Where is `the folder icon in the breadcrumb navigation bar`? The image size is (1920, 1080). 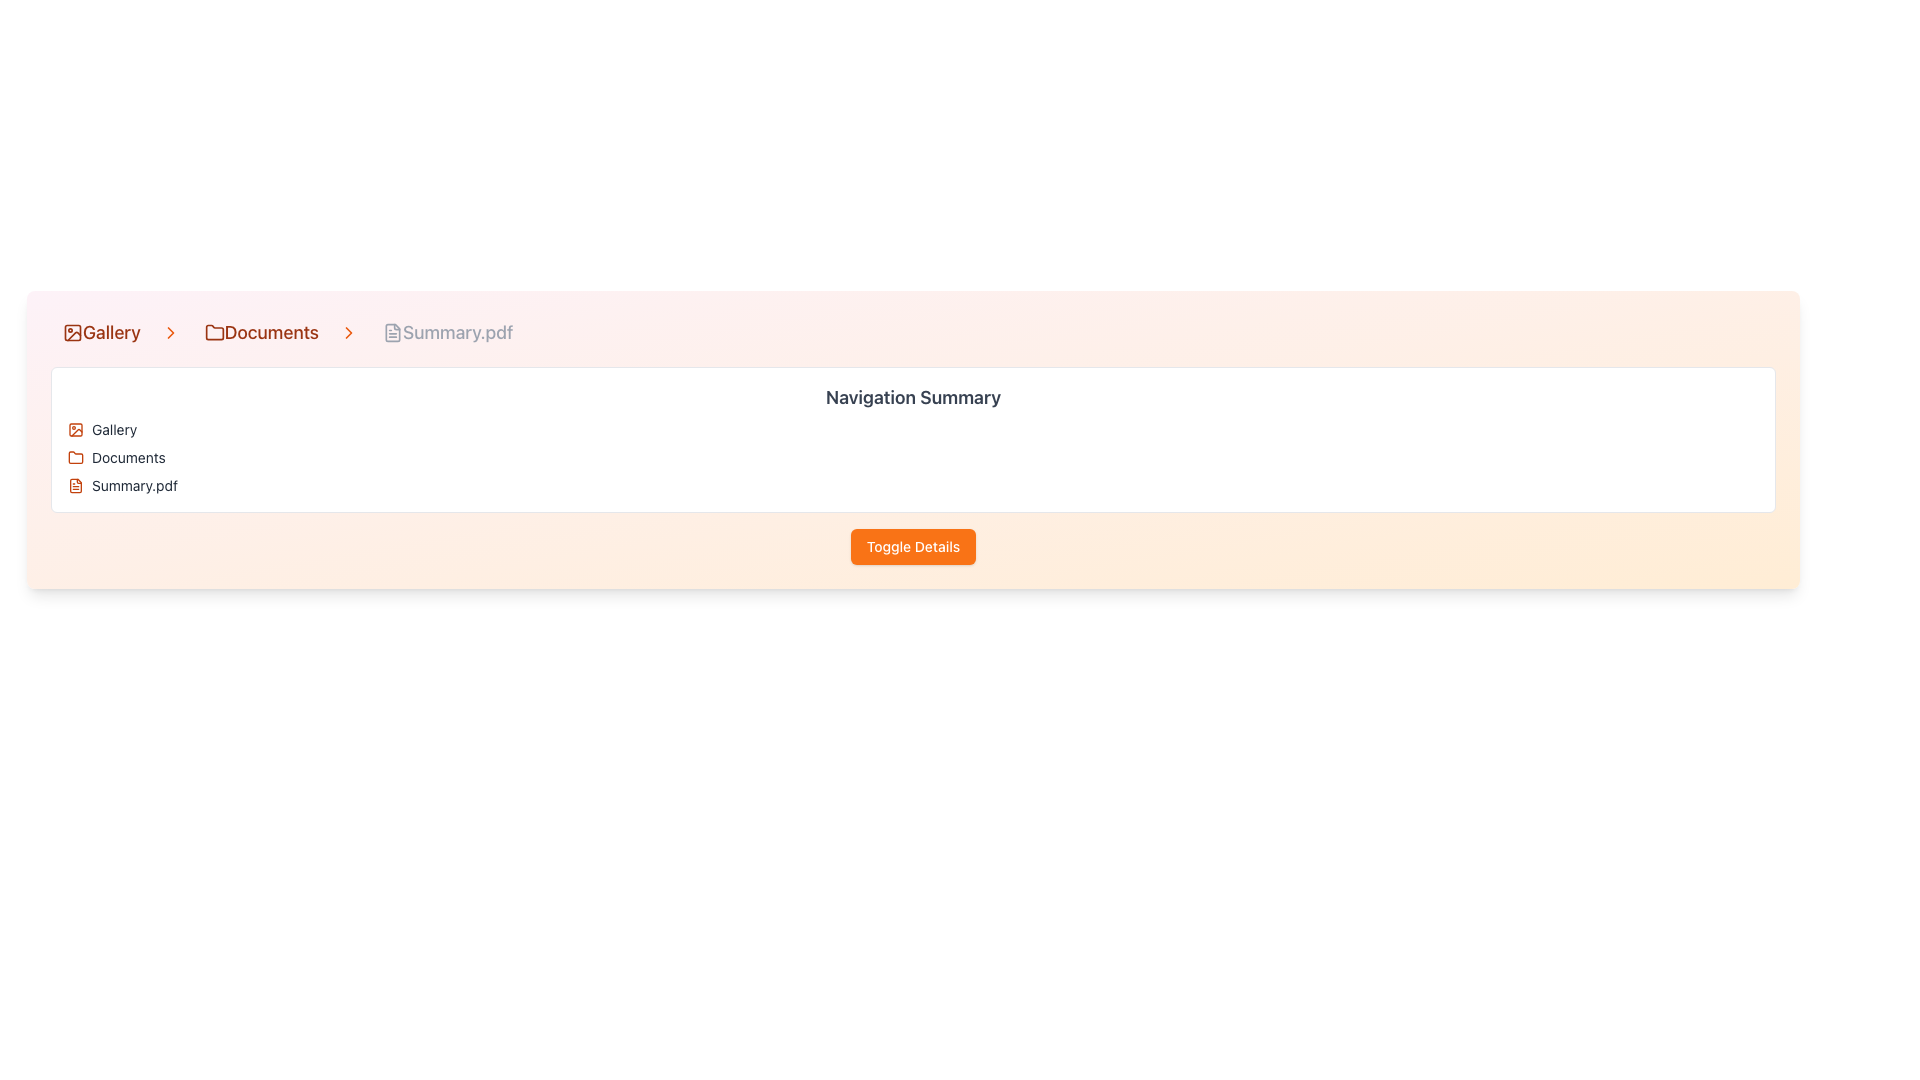 the folder icon in the breadcrumb navigation bar is located at coordinates (214, 331).